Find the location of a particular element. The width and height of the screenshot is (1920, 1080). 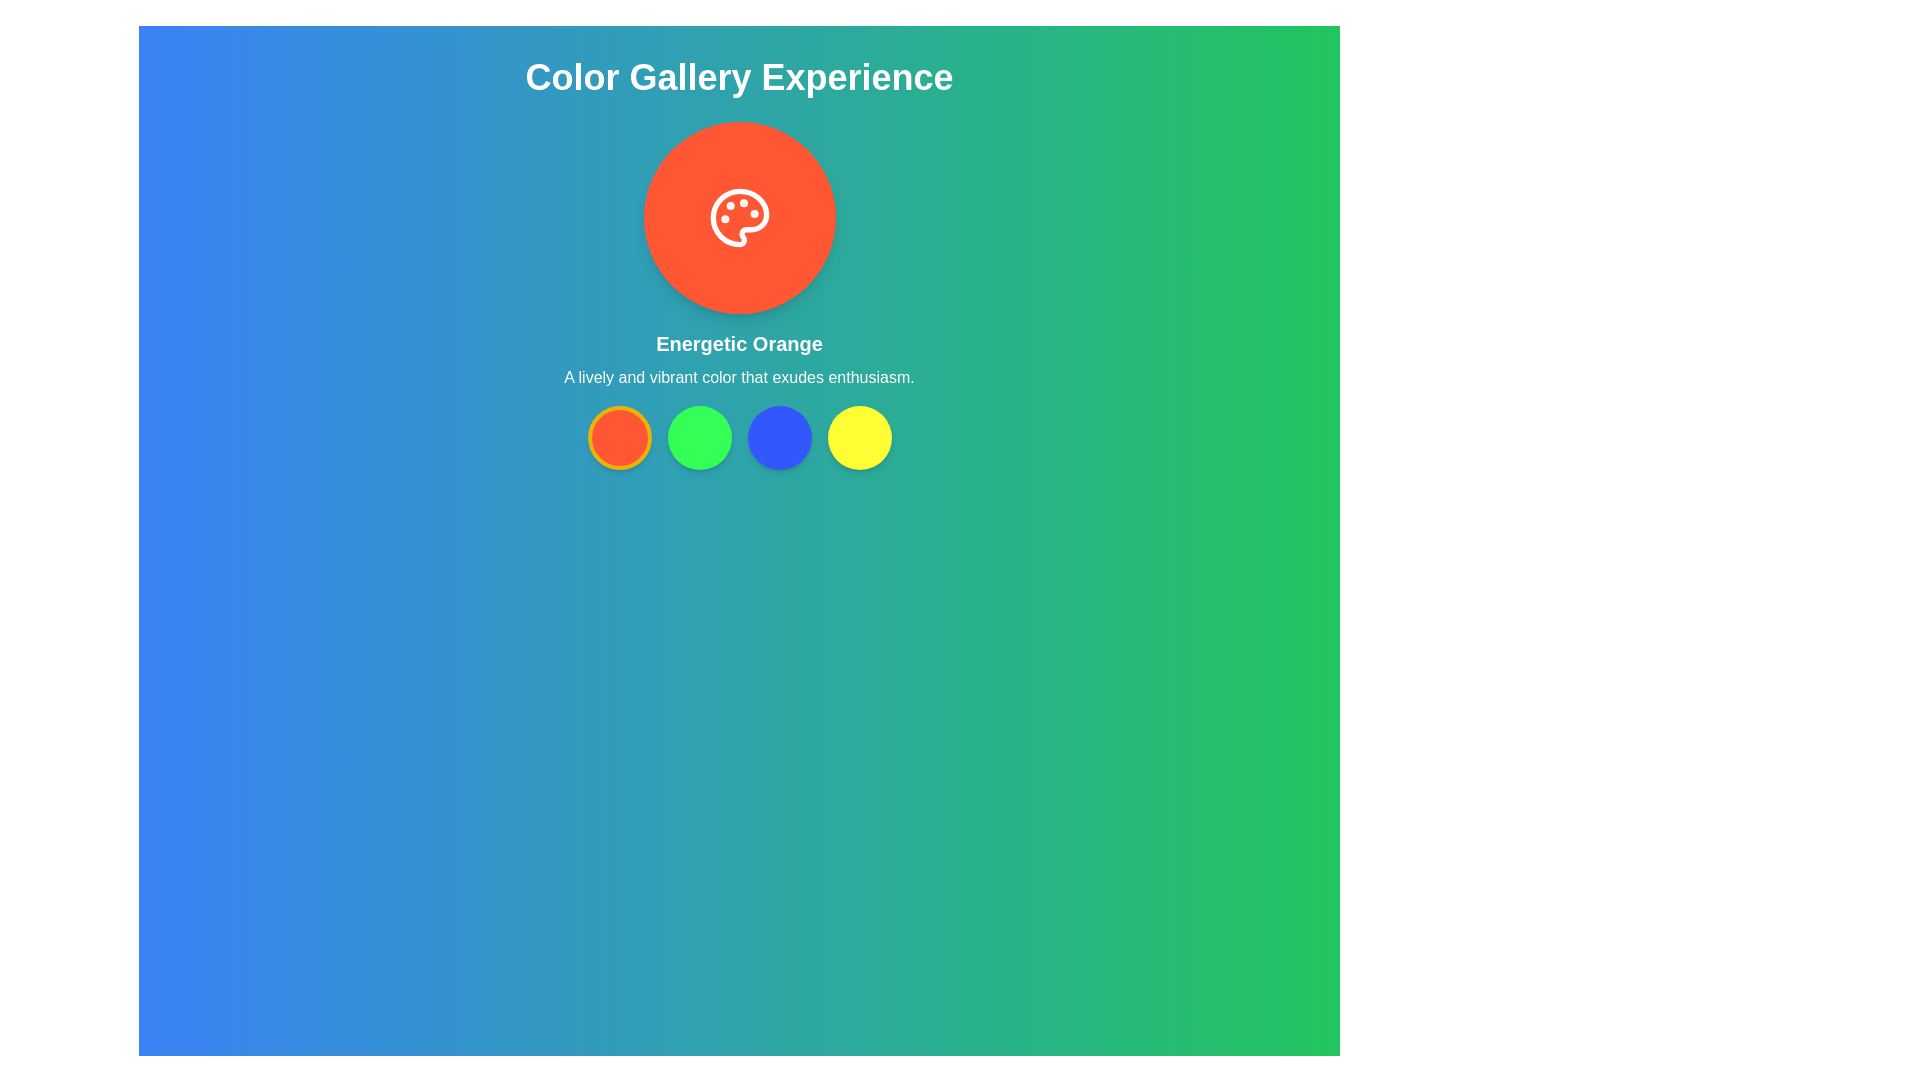

the graphical decorative icon resembling a painter's palette, which is centrally located in the top section of the layout with a bright orange-red background is located at coordinates (738, 218).